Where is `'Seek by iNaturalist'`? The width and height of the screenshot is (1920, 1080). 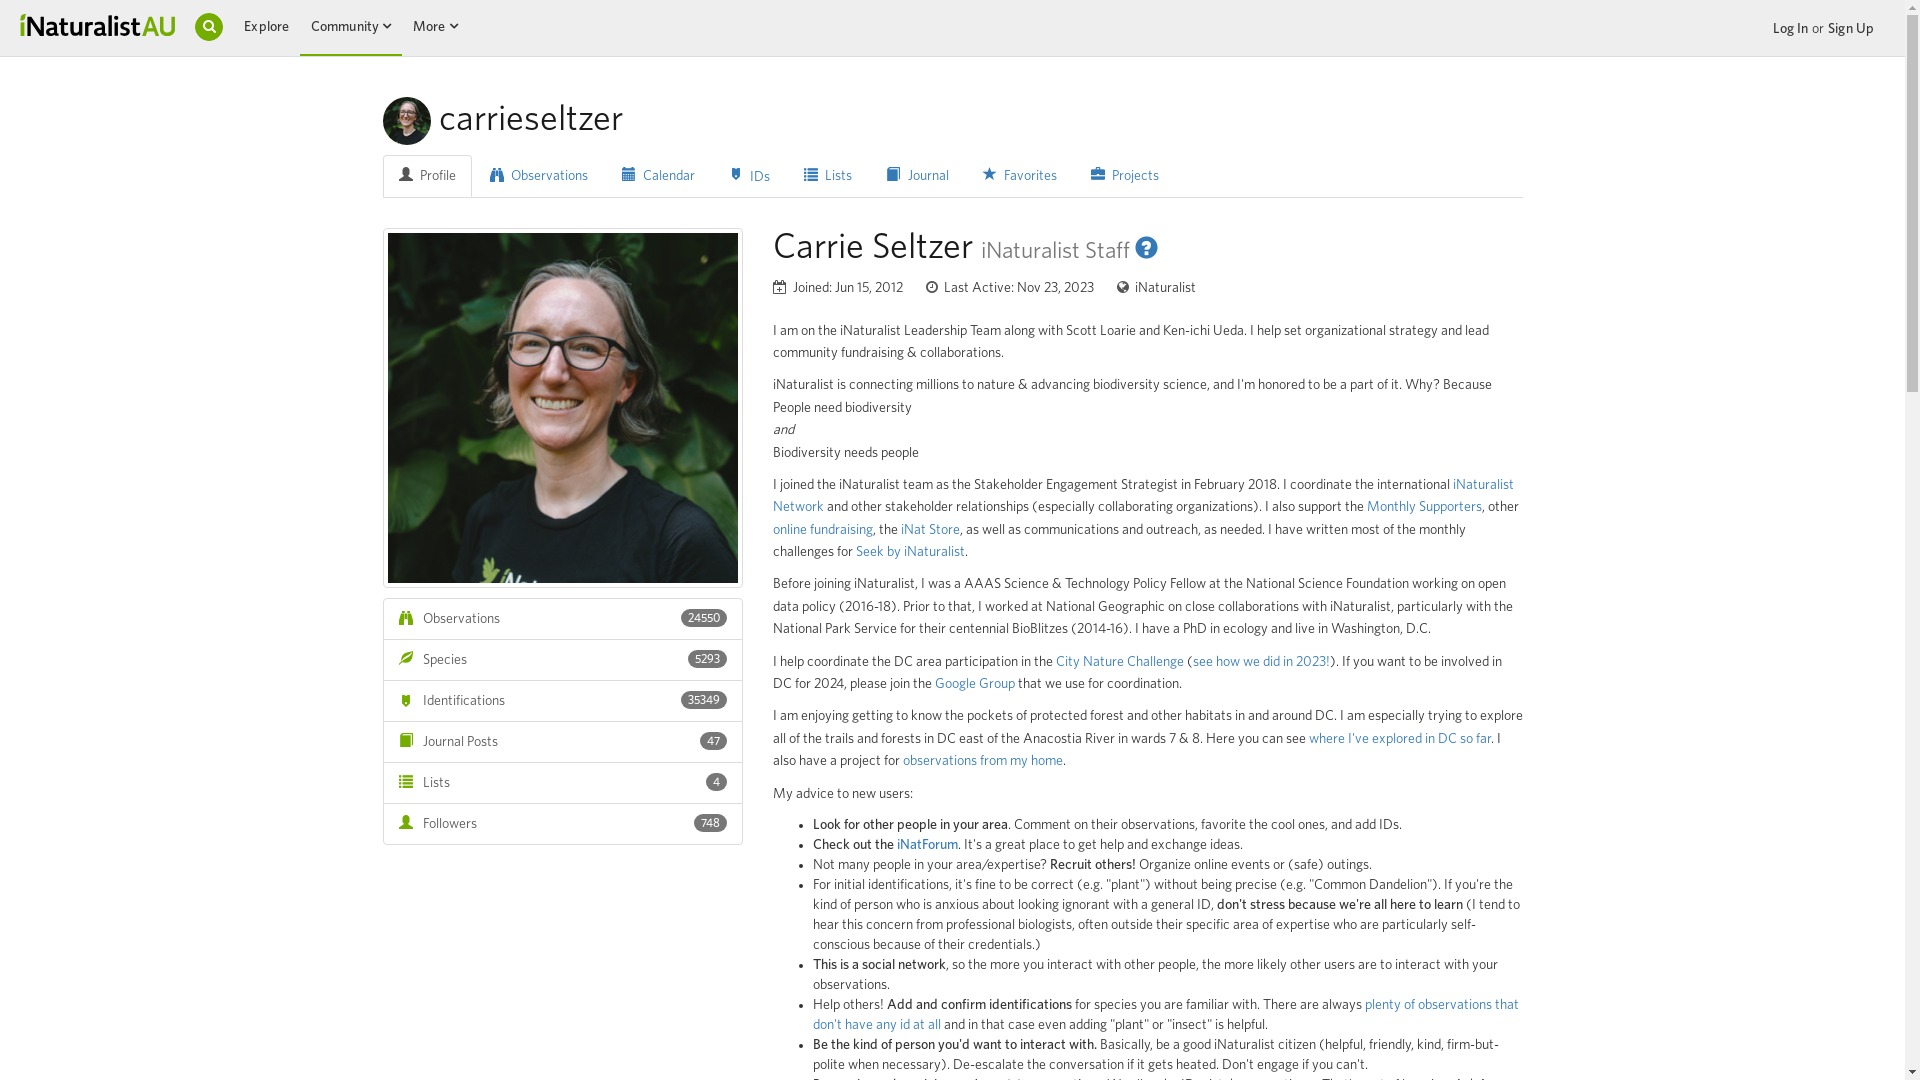
'Seek by iNaturalist' is located at coordinates (909, 551).